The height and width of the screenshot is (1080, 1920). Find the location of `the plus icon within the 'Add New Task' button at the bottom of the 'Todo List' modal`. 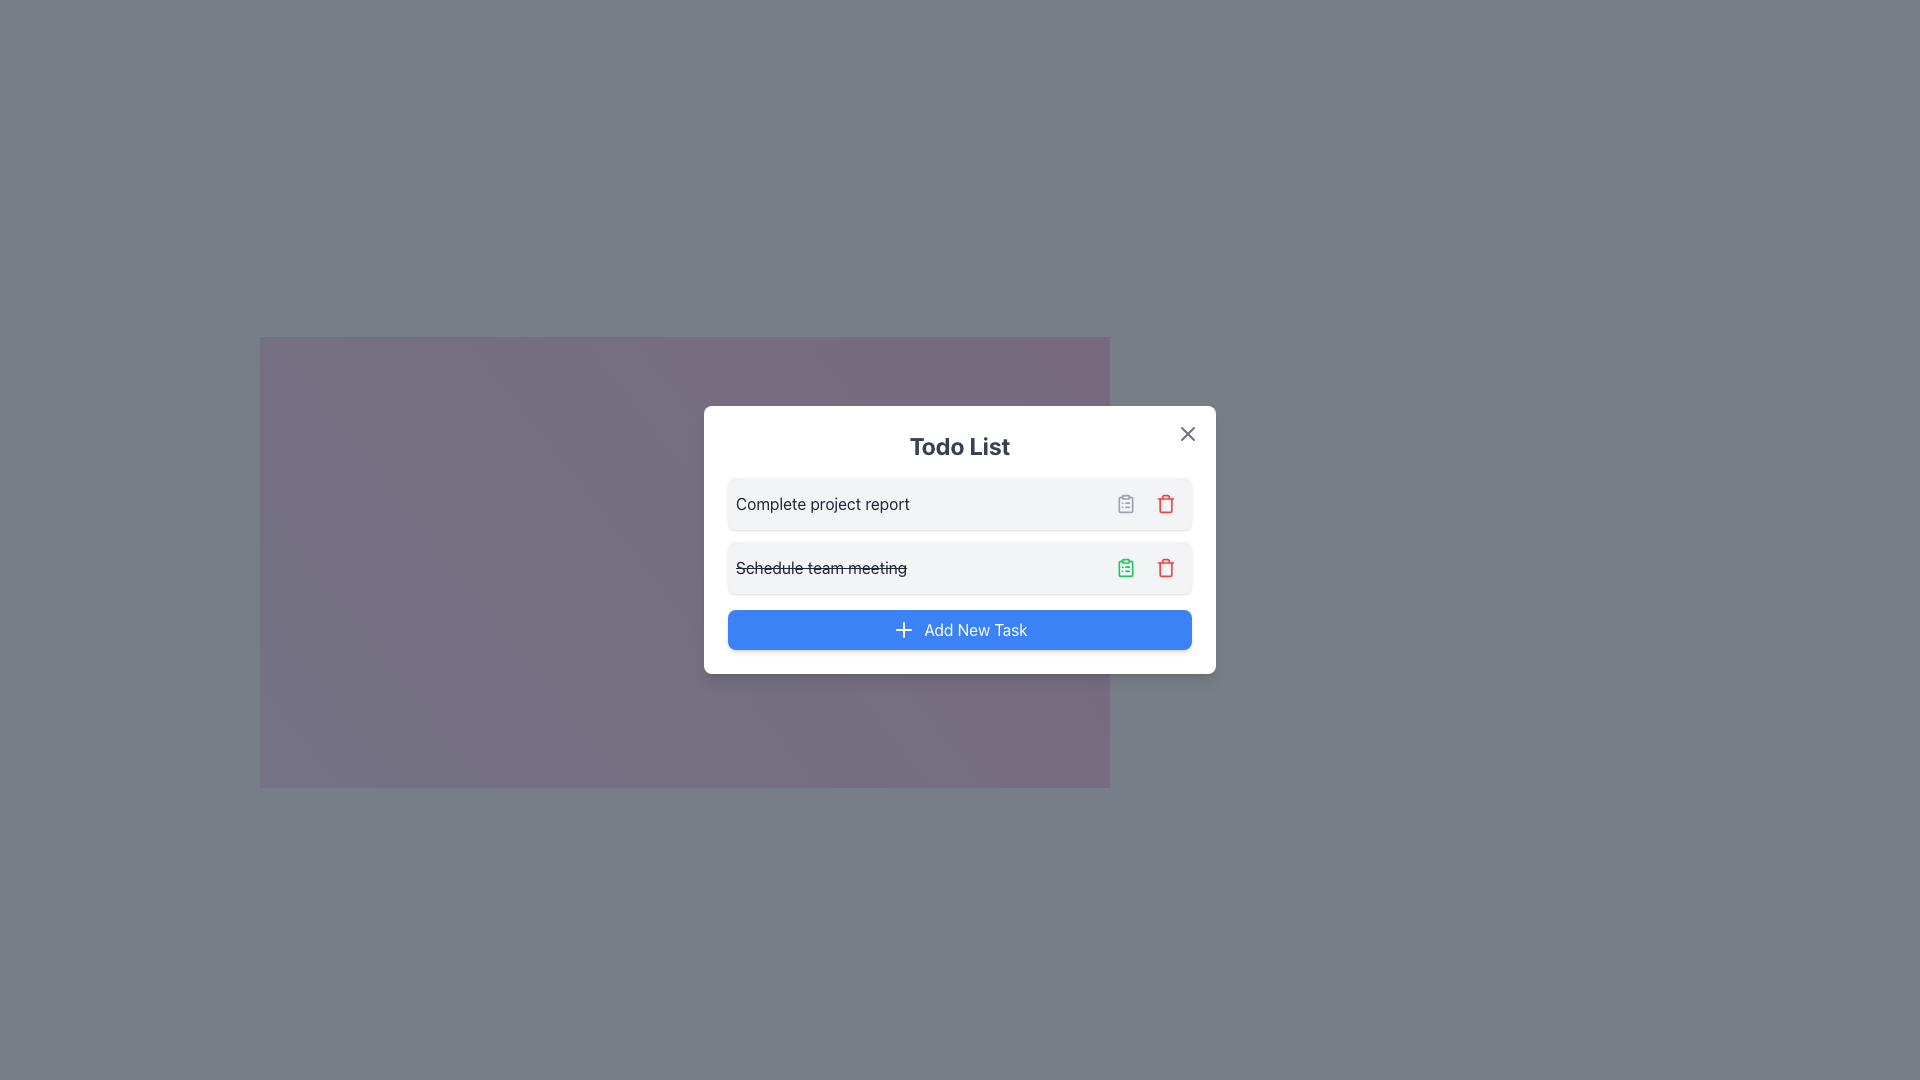

the plus icon within the 'Add New Task' button at the bottom of the 'Todo List' modal is located at coordinates (903, 628).